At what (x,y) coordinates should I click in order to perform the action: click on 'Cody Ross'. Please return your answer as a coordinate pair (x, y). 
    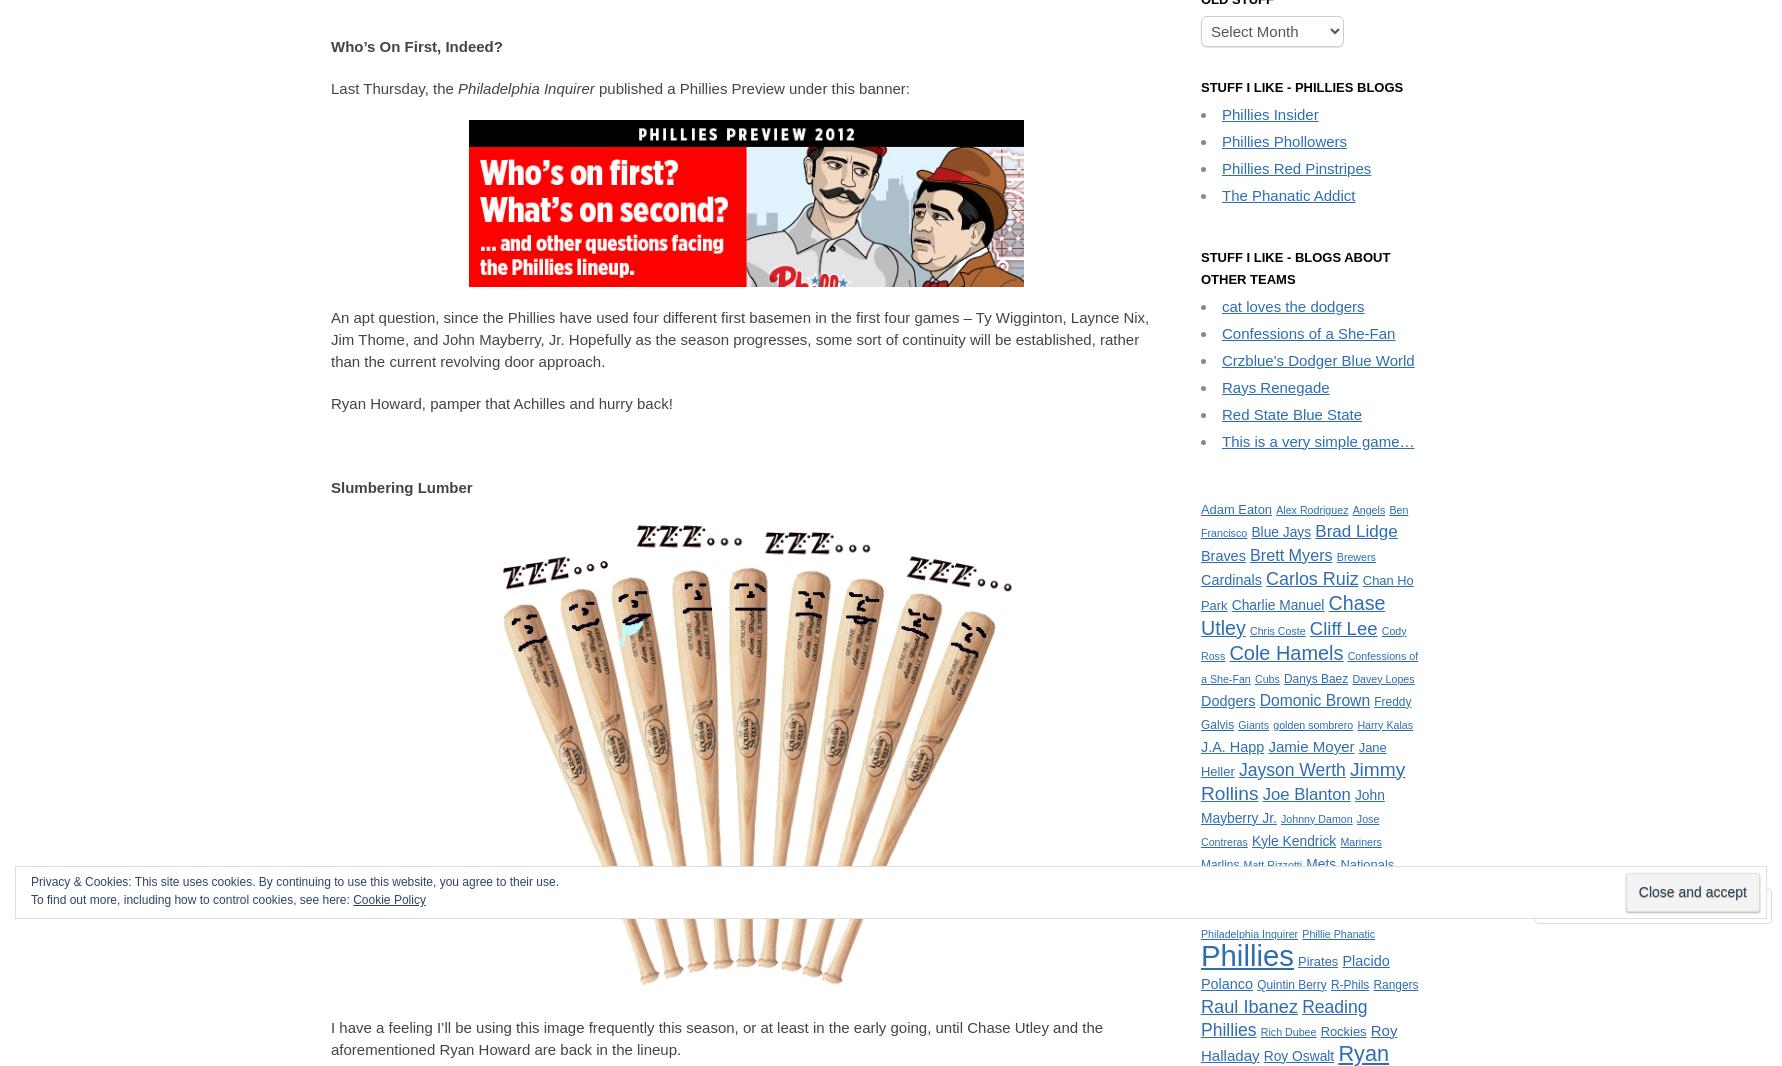
    Looking at the image, I should click on (1200, 641).